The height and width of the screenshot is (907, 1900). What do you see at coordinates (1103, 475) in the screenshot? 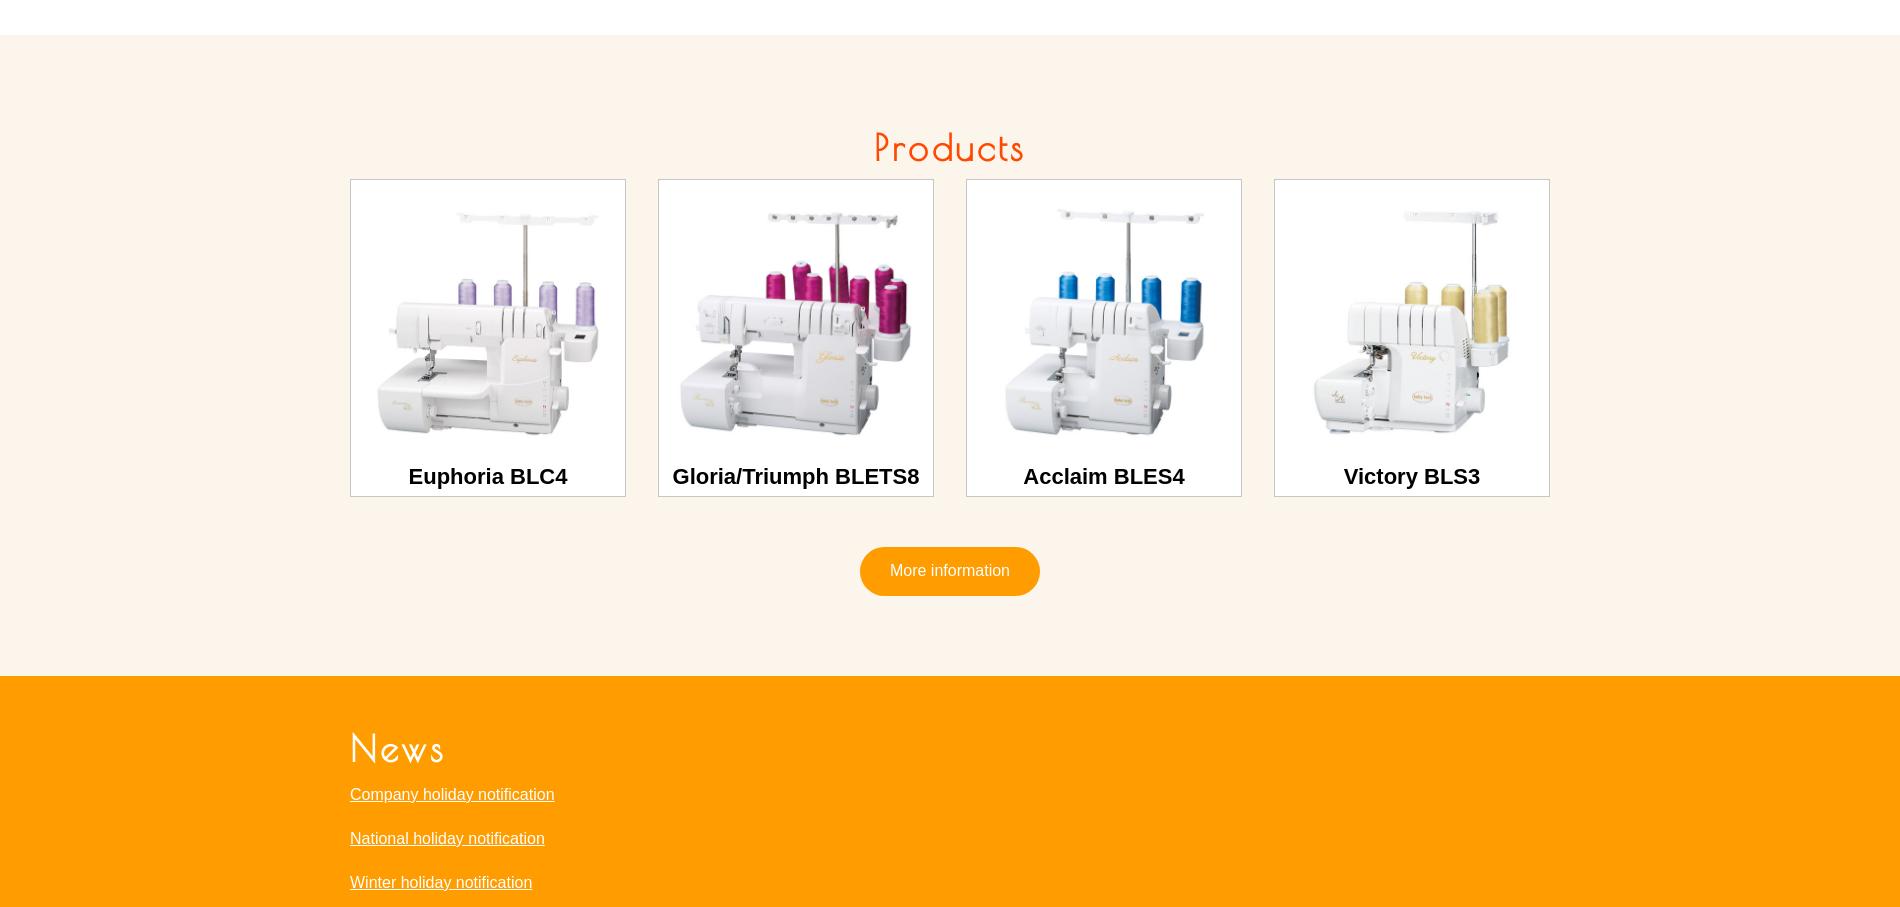
I see `'Acclaim BLES4'` at bounding box center [1103, 475].